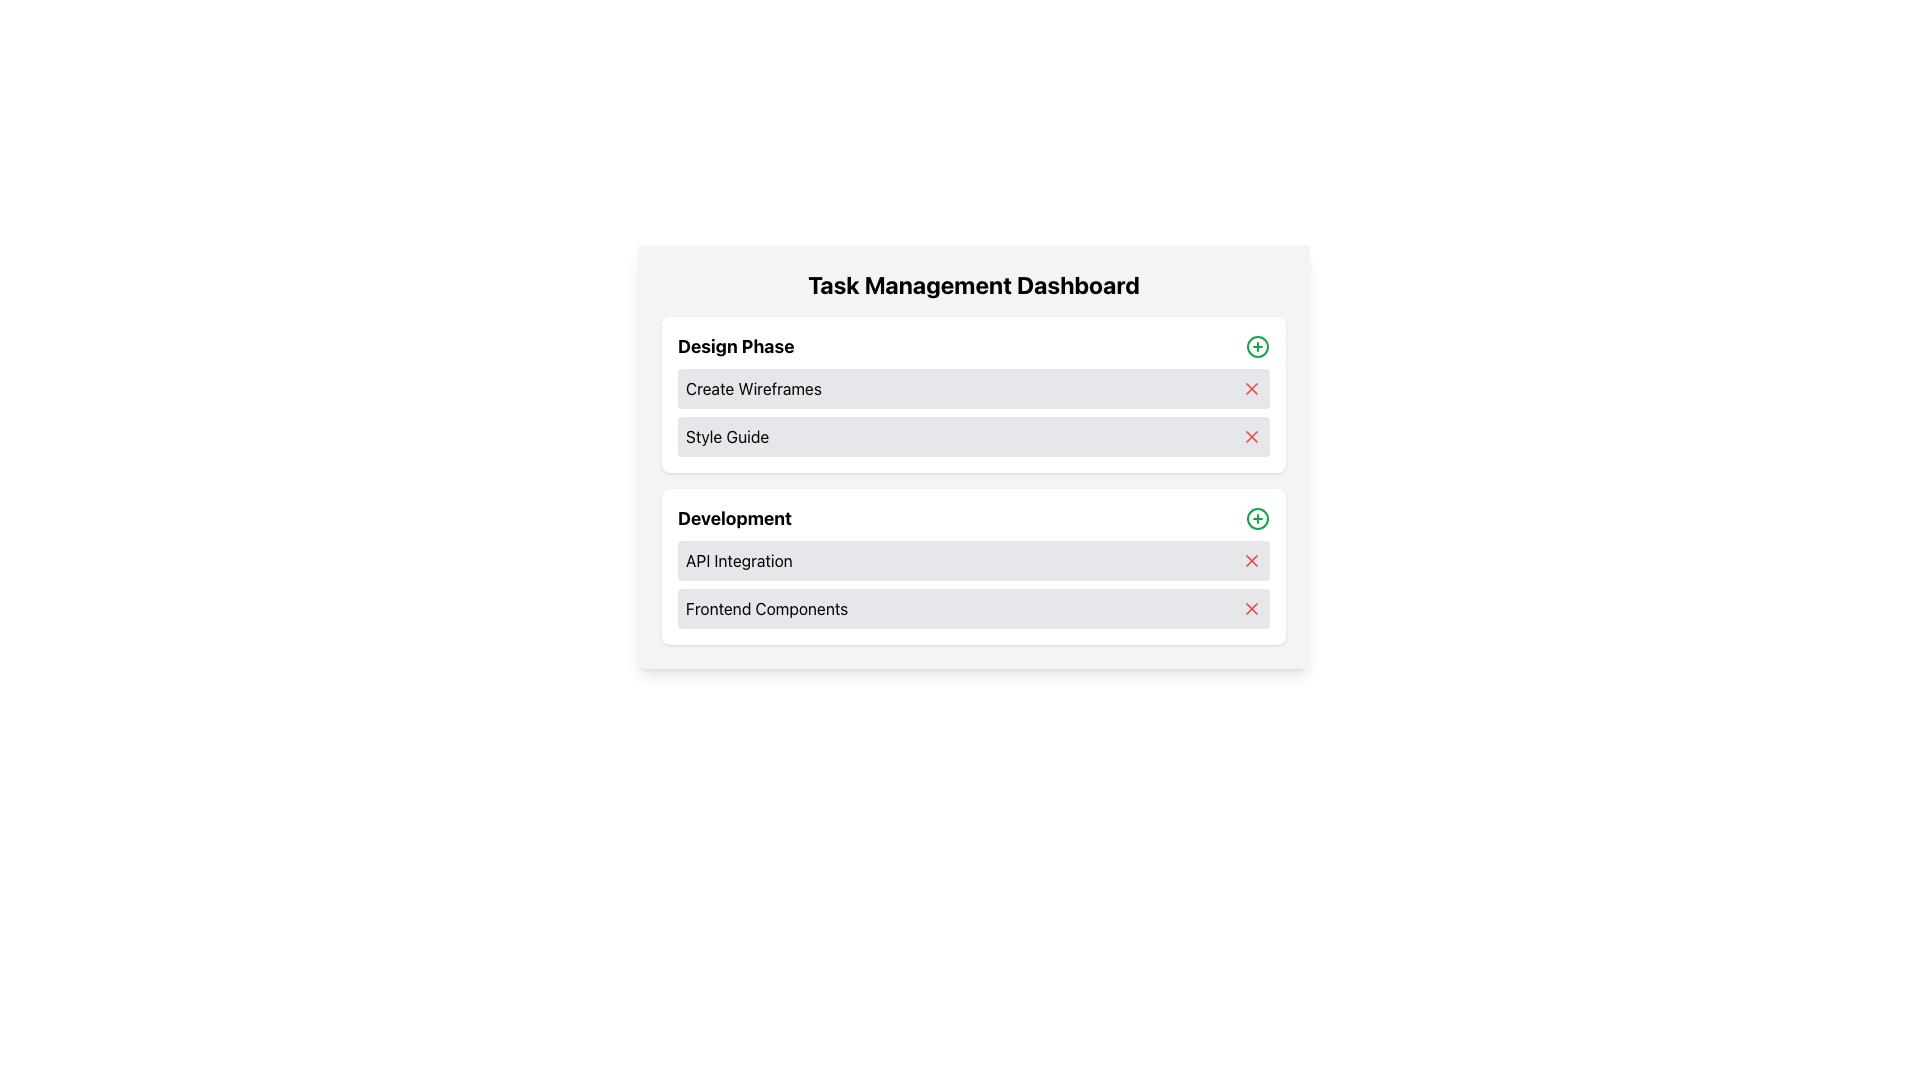 The height and width of the screenshot is (1080, 1920). Describe the element at coordinates (1251, 560) in the screenshot. I see `the small red cross icon located at the right end of the 'API Integration' bar in the Development section of the Task Management Dashboard` at that location.